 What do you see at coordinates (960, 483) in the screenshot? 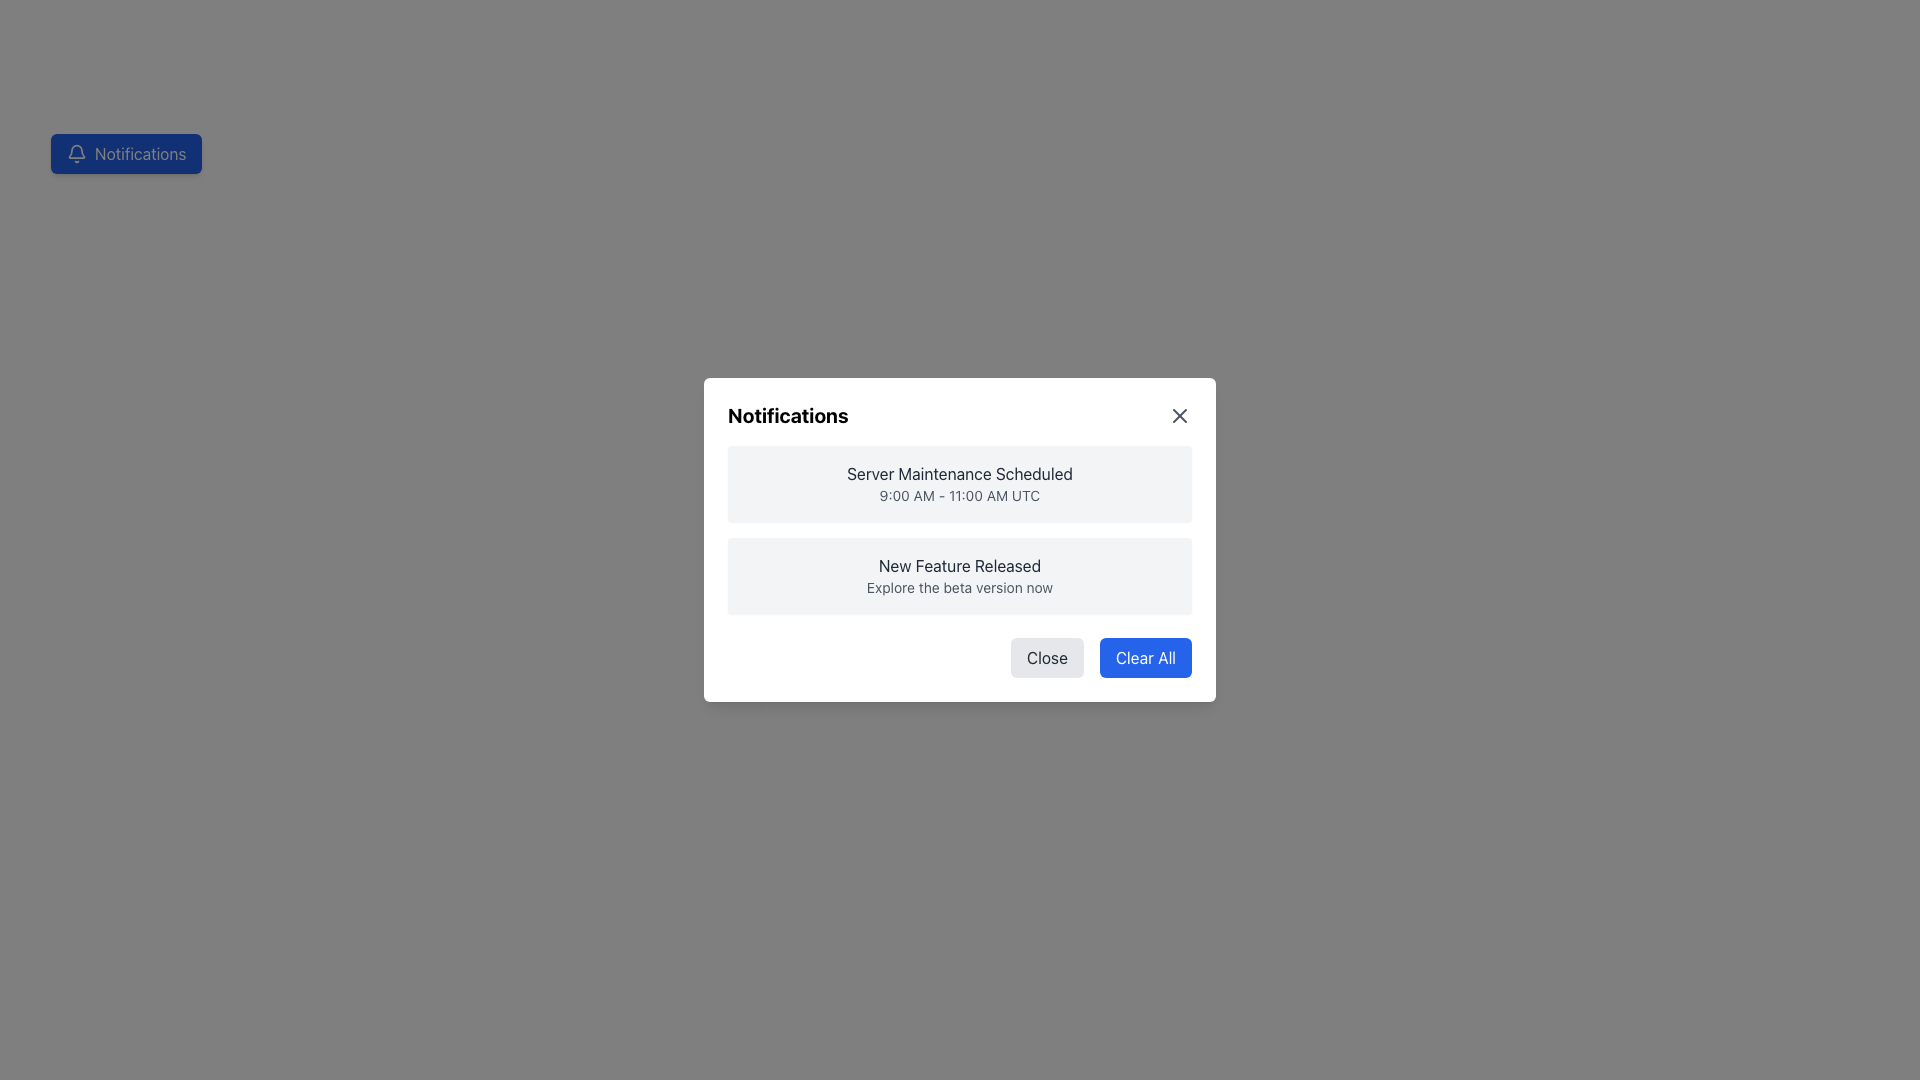
I see `the 'Server Maintenance Scheduled' informational notification card located at the top of the notification list in the 'Notifications' modal dialog to interact with its embedded functionality` at bounding box center [960, 483].